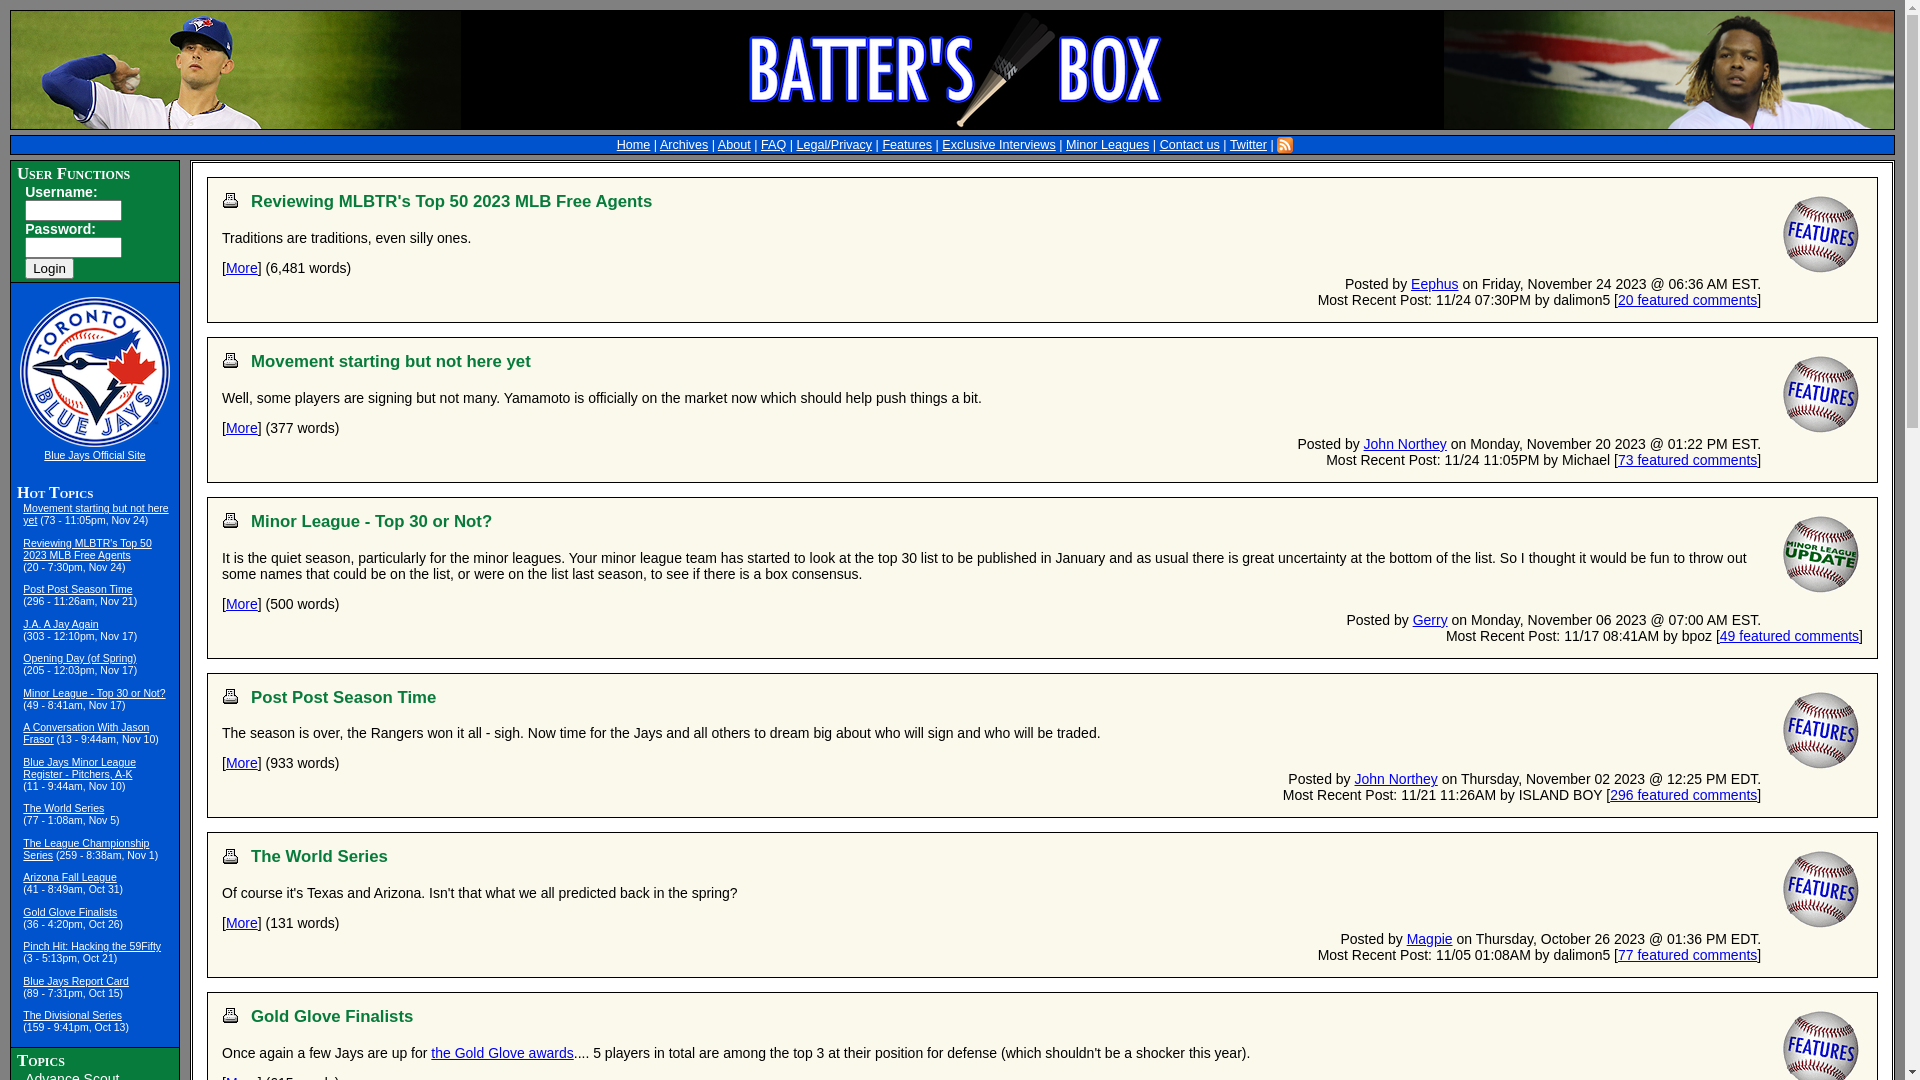  Describe the element at coordinates (881, 144) in the screenshot. I see `'Features'` at that location.